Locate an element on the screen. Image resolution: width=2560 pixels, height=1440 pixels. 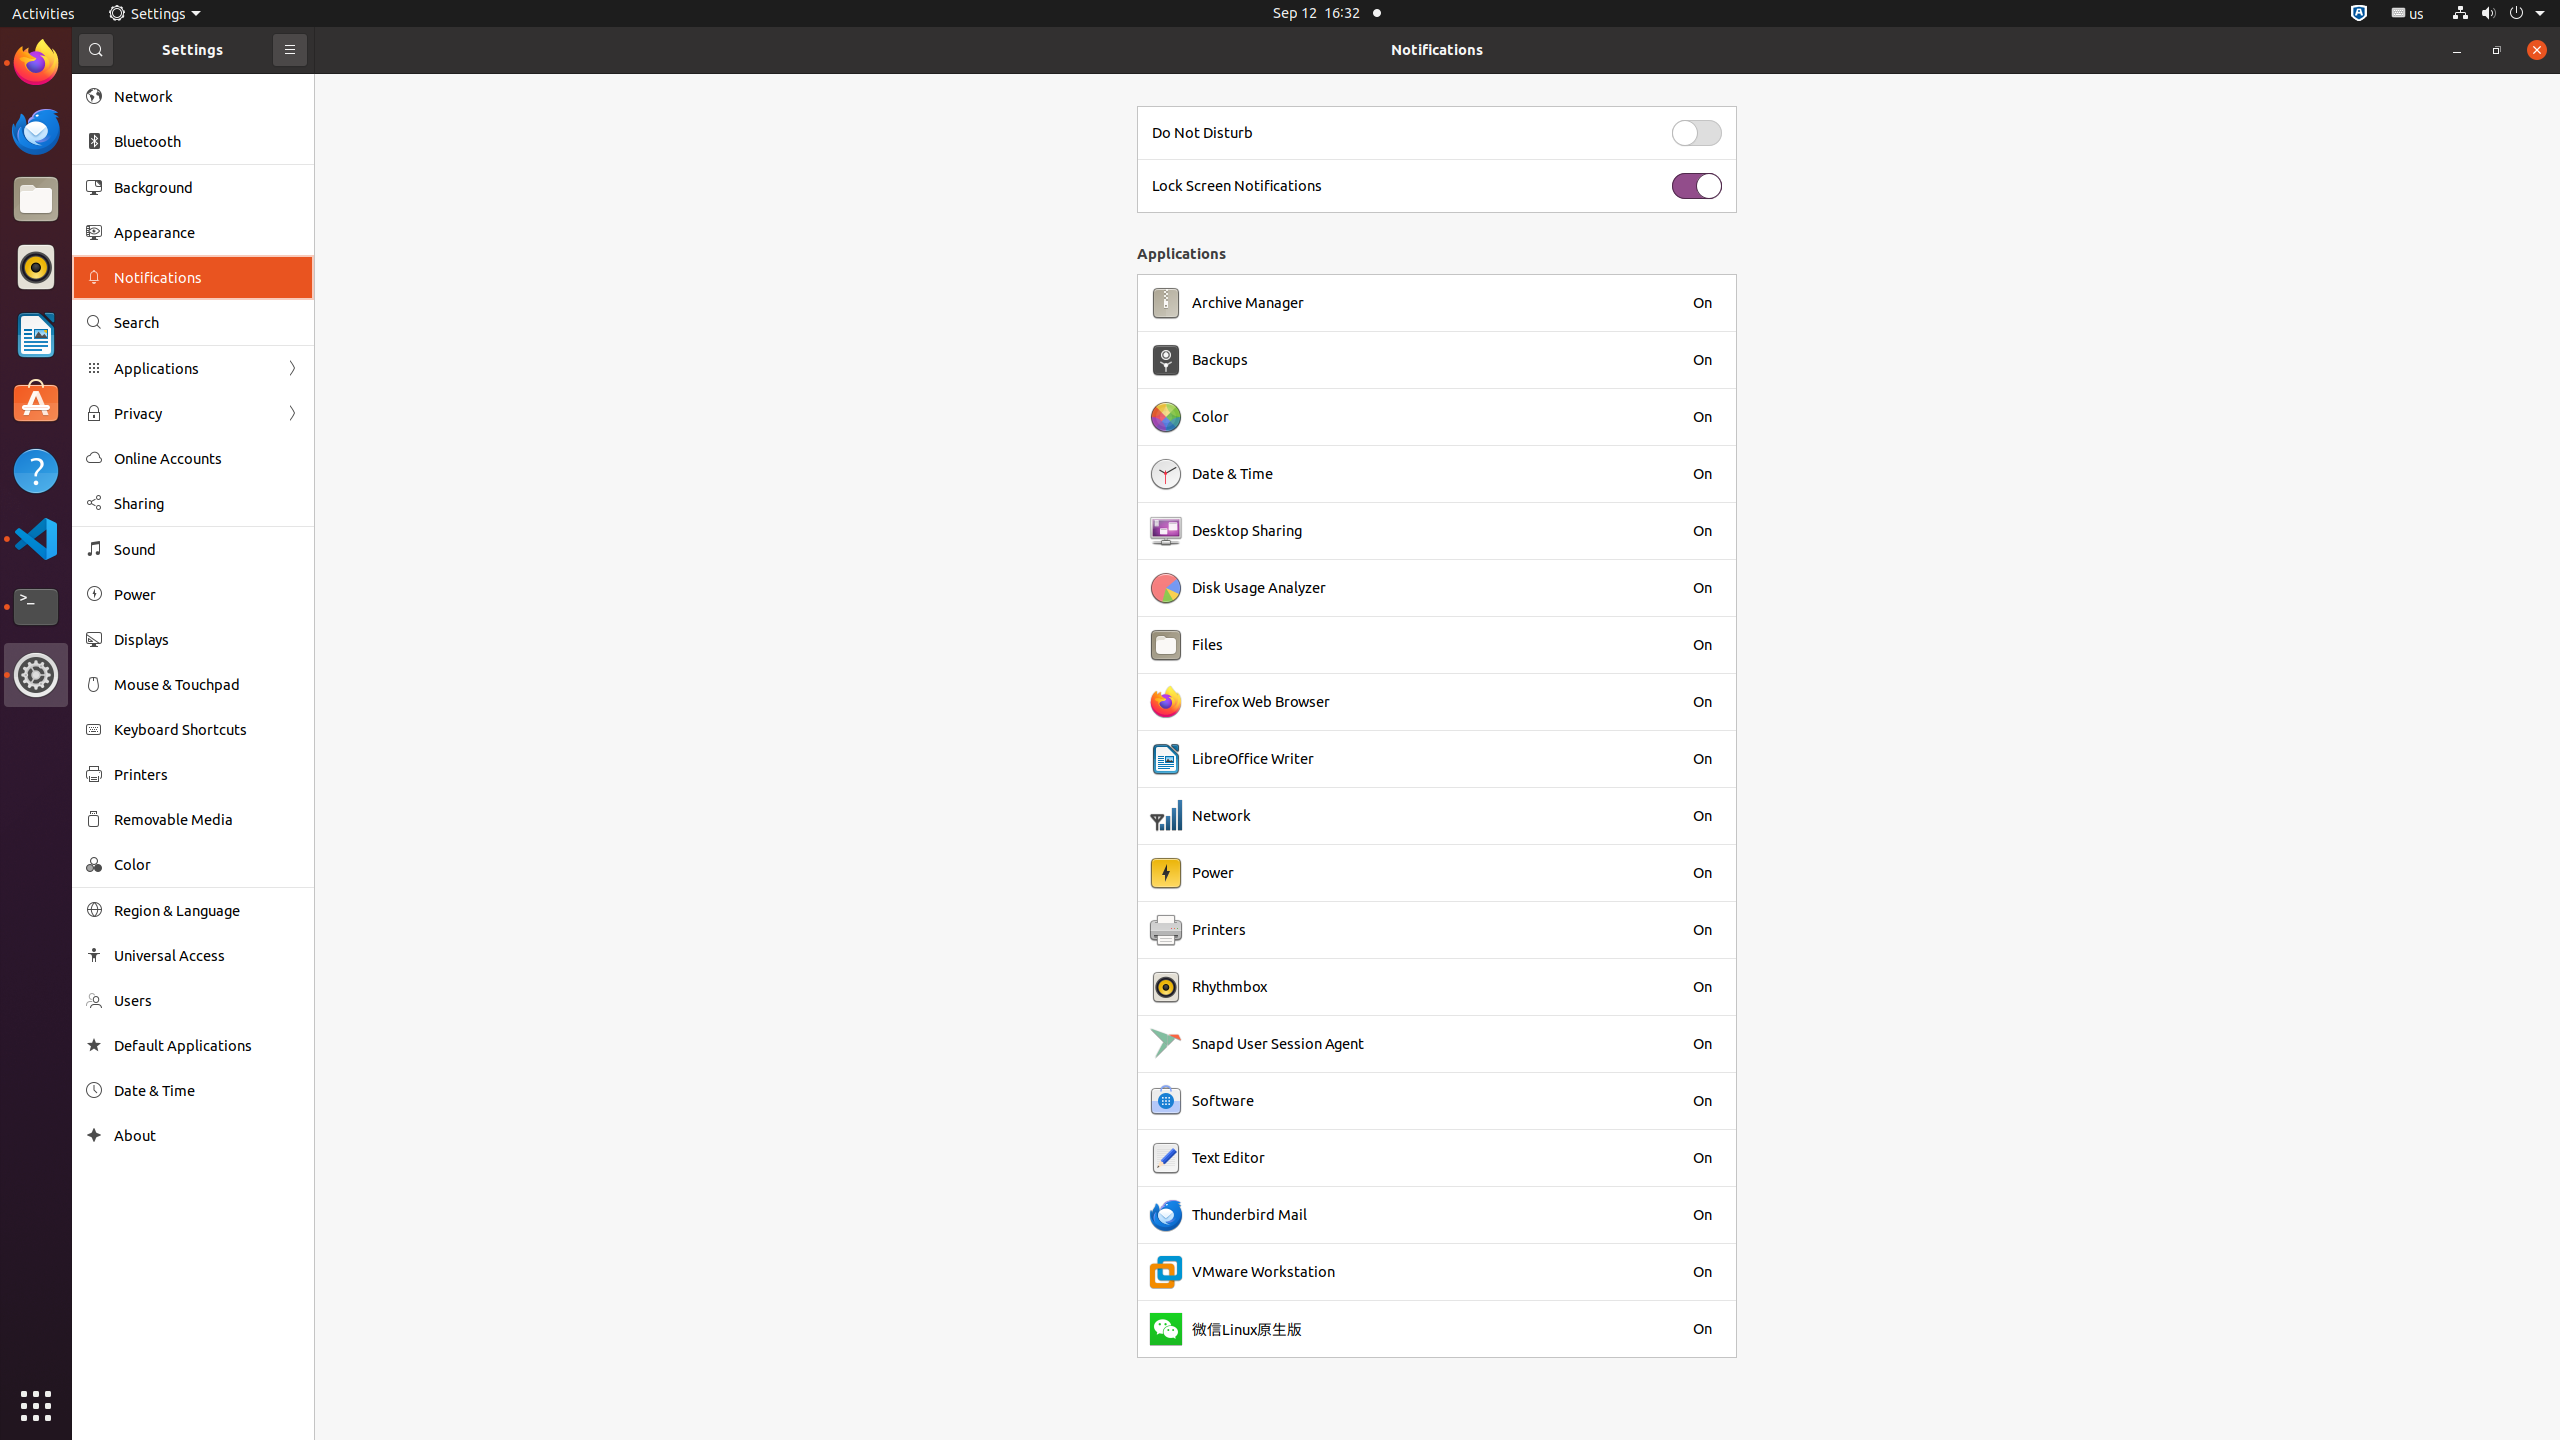
'Keyboard Shortcuts' is located at coordinates (207, 728).